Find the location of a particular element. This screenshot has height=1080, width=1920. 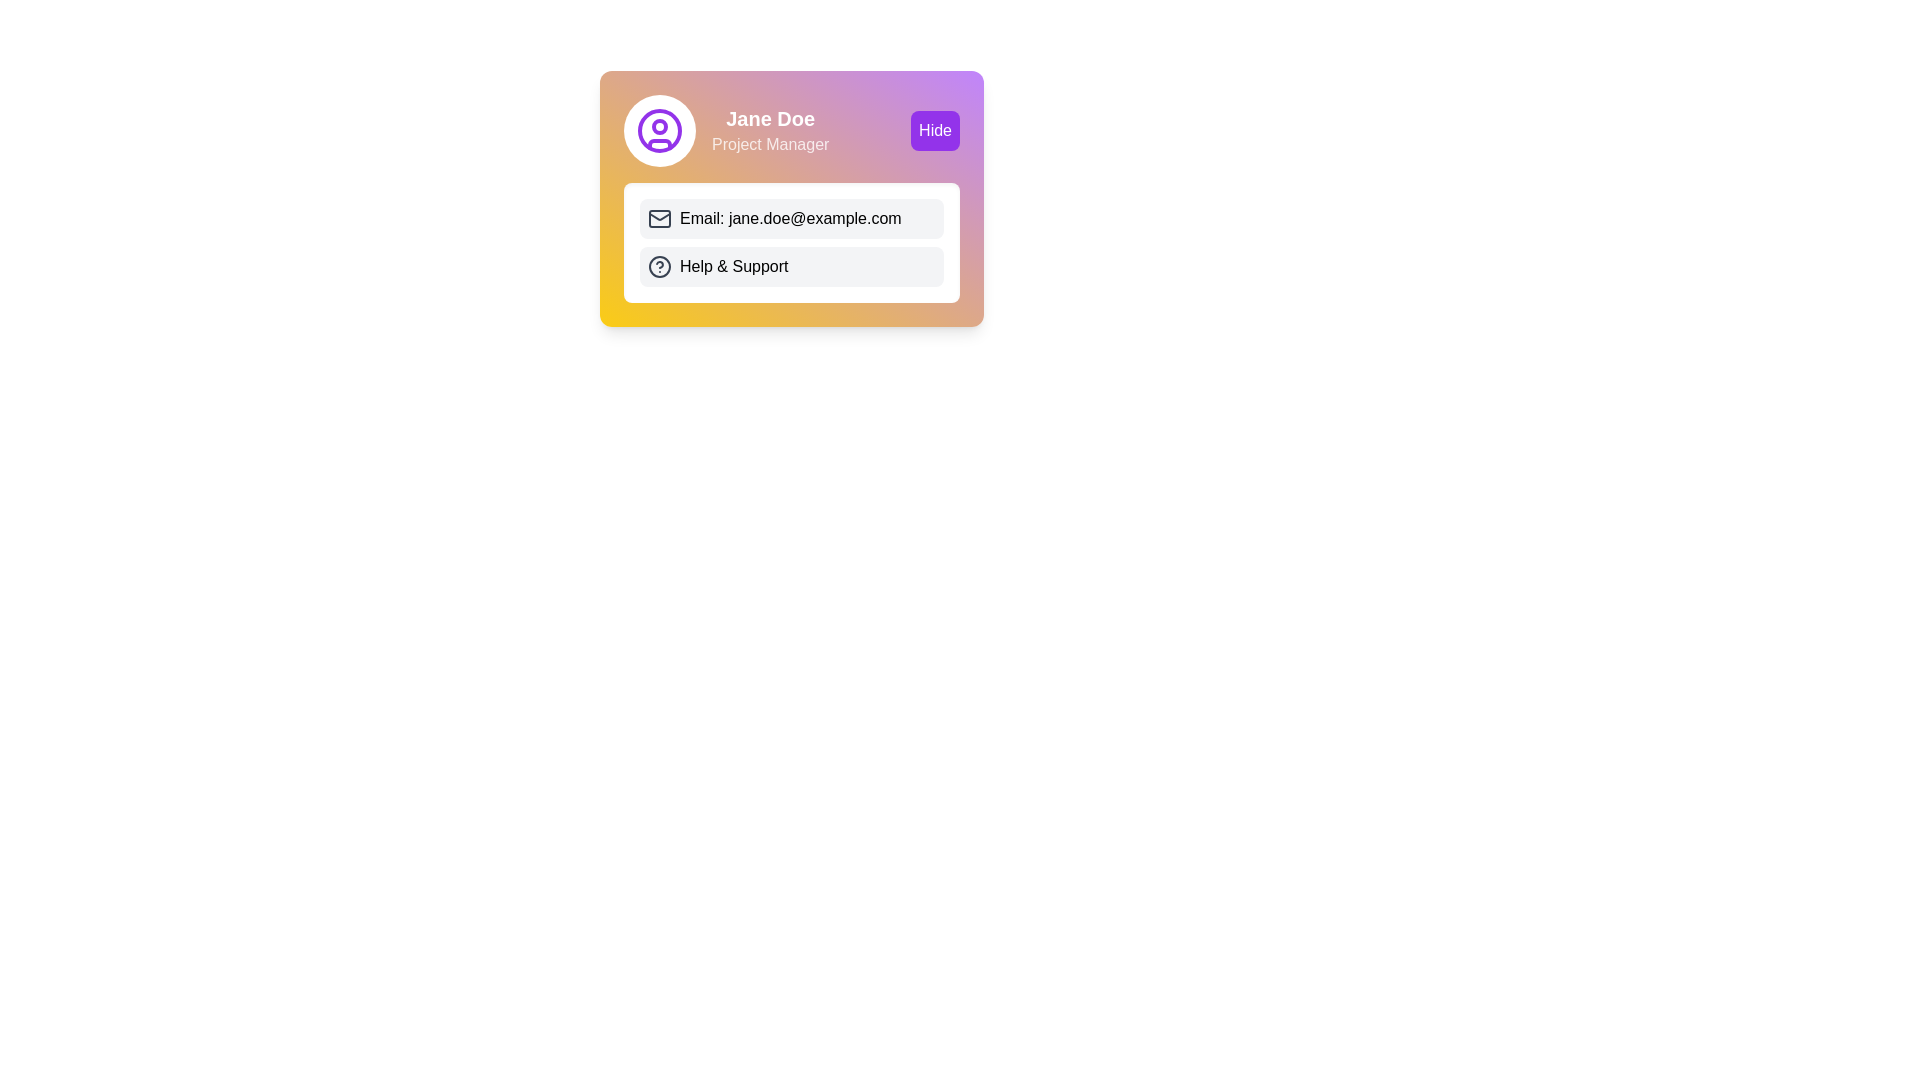

the 'Help & Support' icon which is positioned to the left of the button's text label is located at coordinates (660, 265).